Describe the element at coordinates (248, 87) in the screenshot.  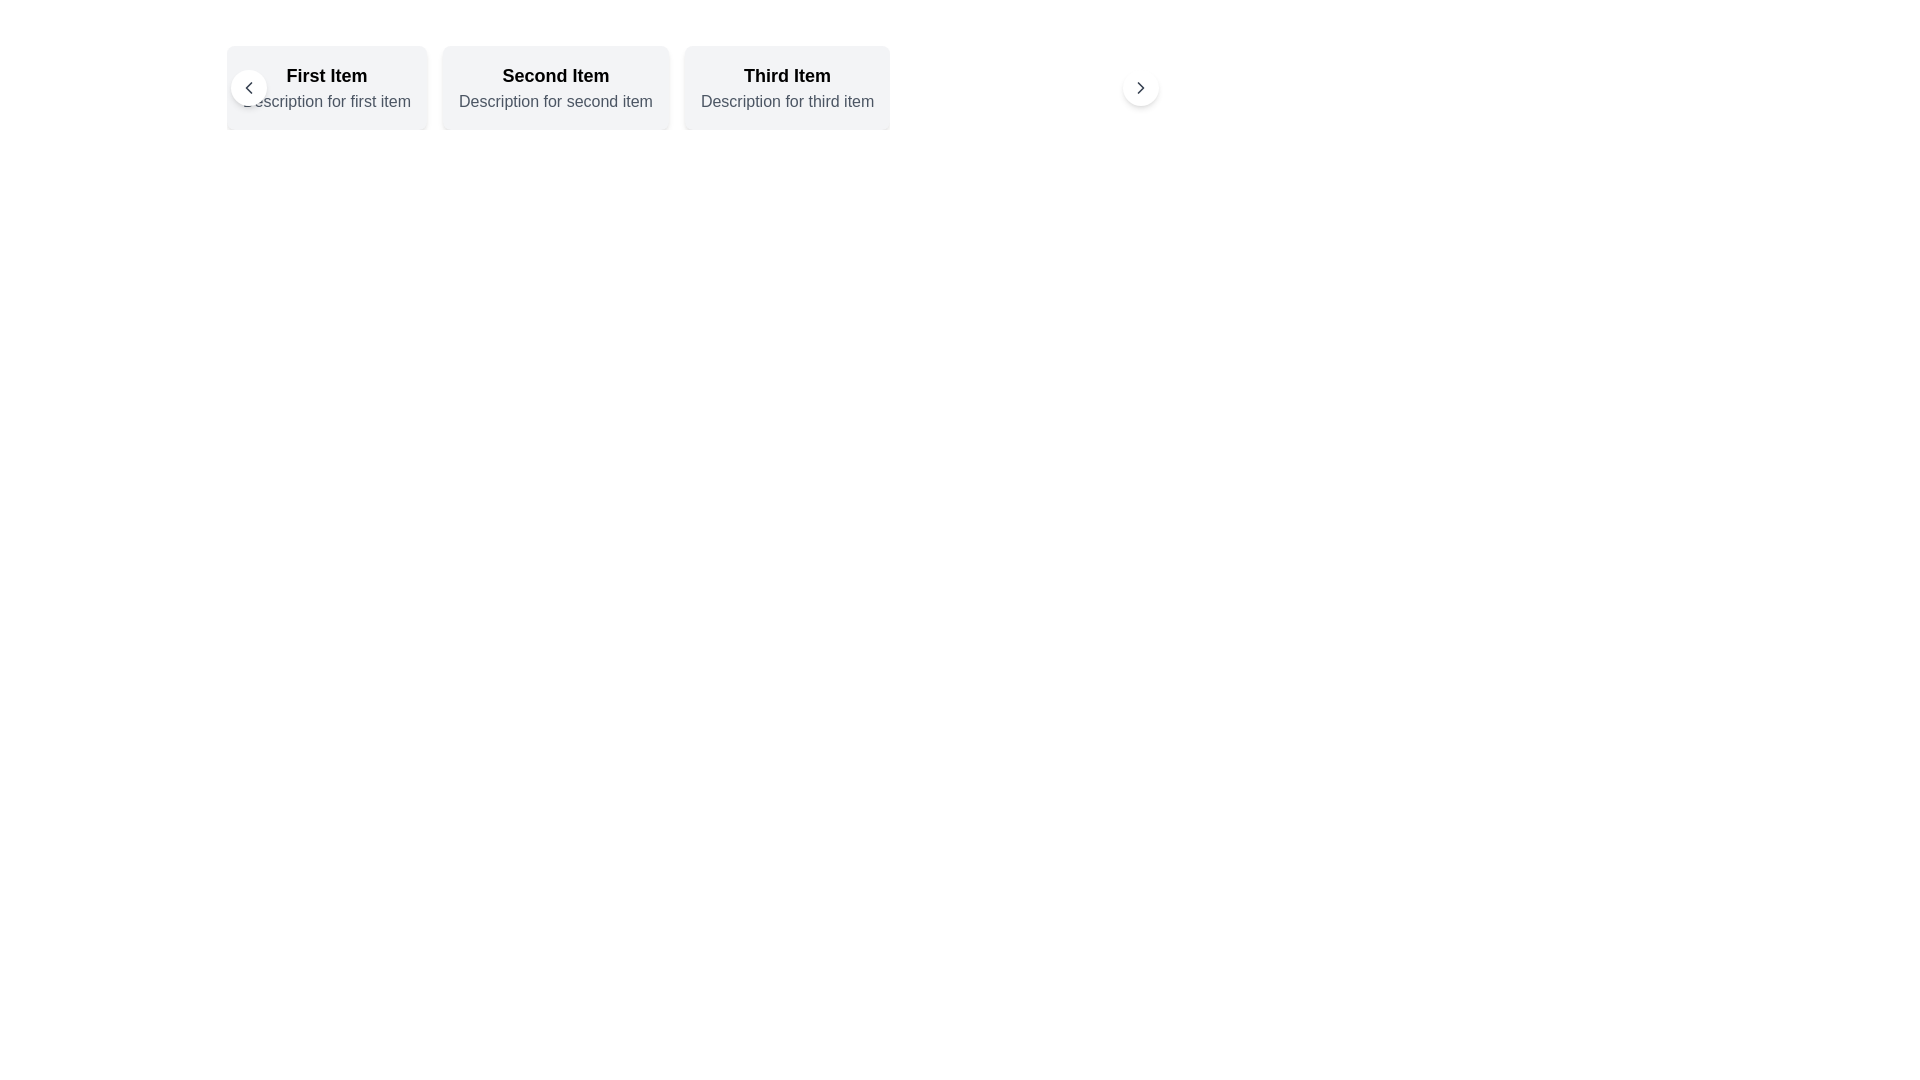
I see `the leftward chevron icon for navigation, which is a small arrow-like glyph located in the upper-left quadrant of the interface, adjacent to the 'First Item' element` at that location.